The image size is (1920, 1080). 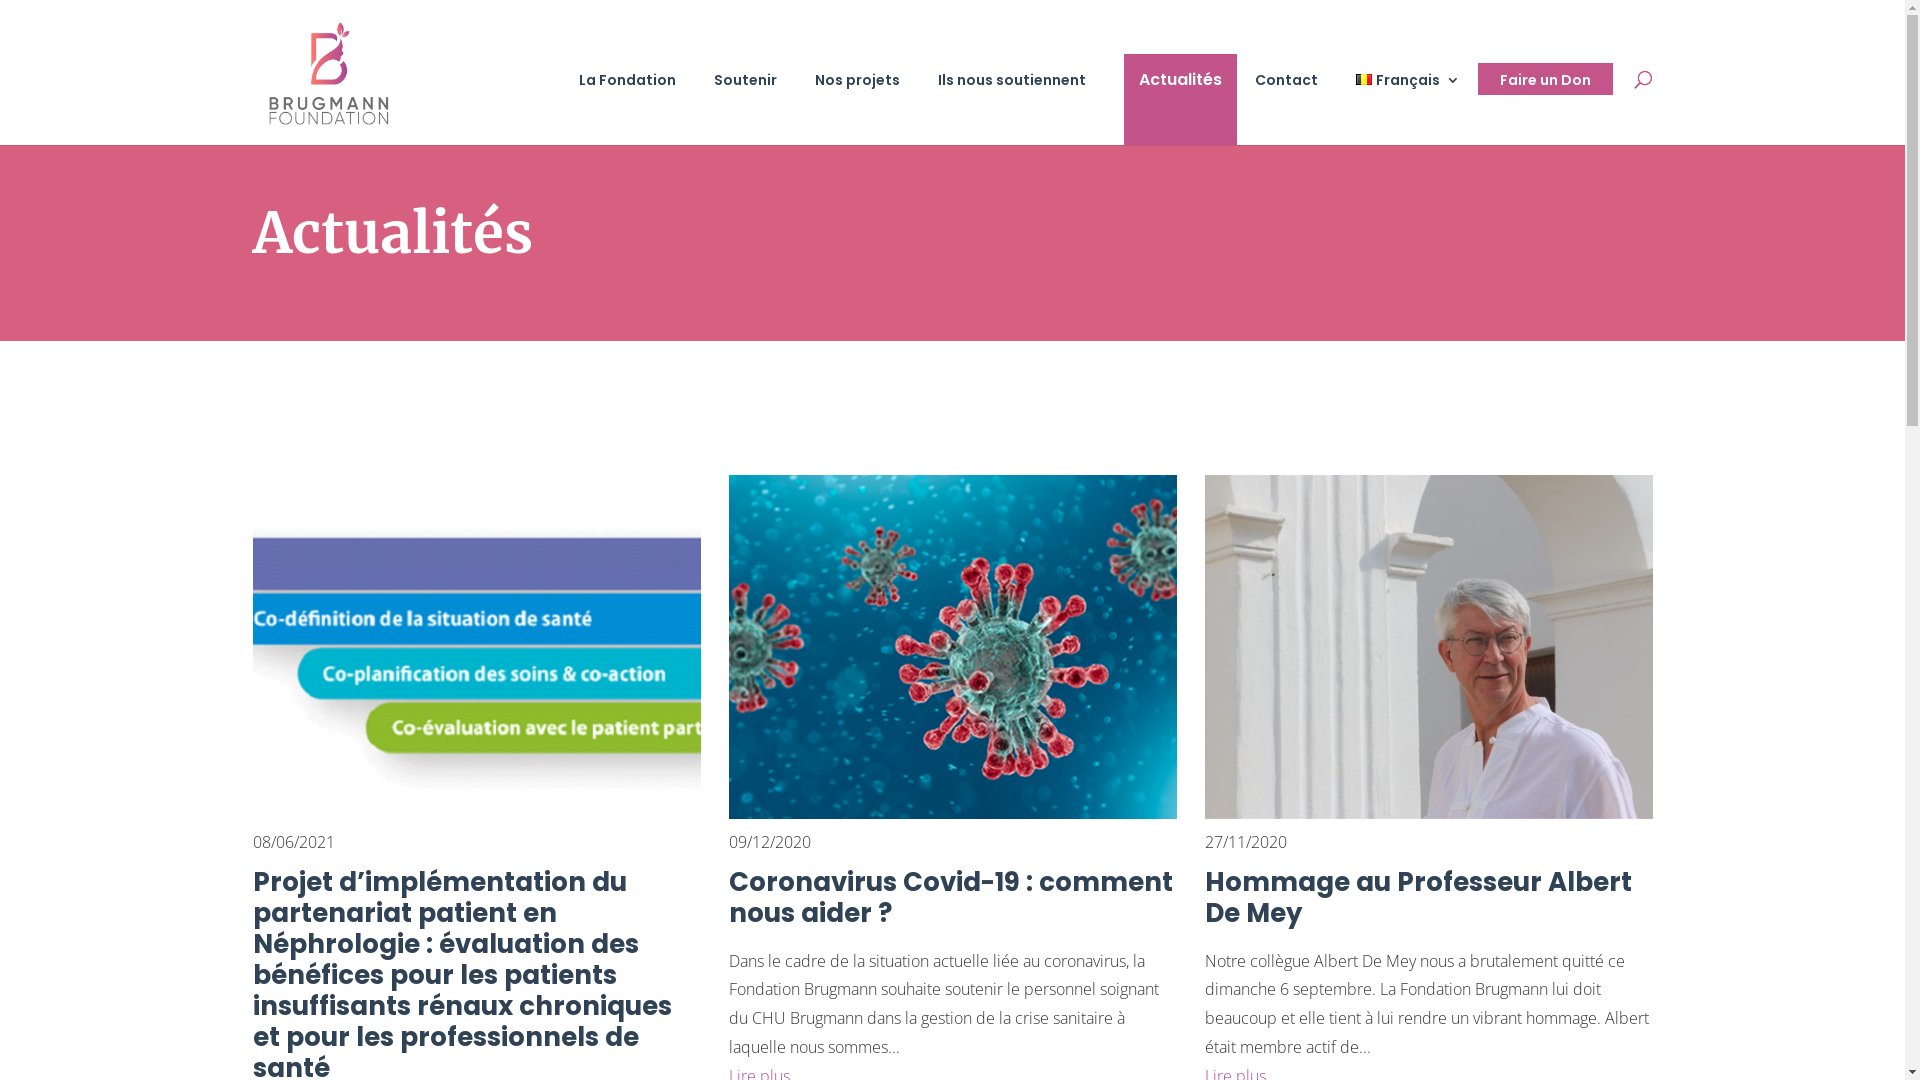 What do you see at coordinates (867, 108) in the screenshot?
I see `'Nos projets'` at bounding box center [867, 108].